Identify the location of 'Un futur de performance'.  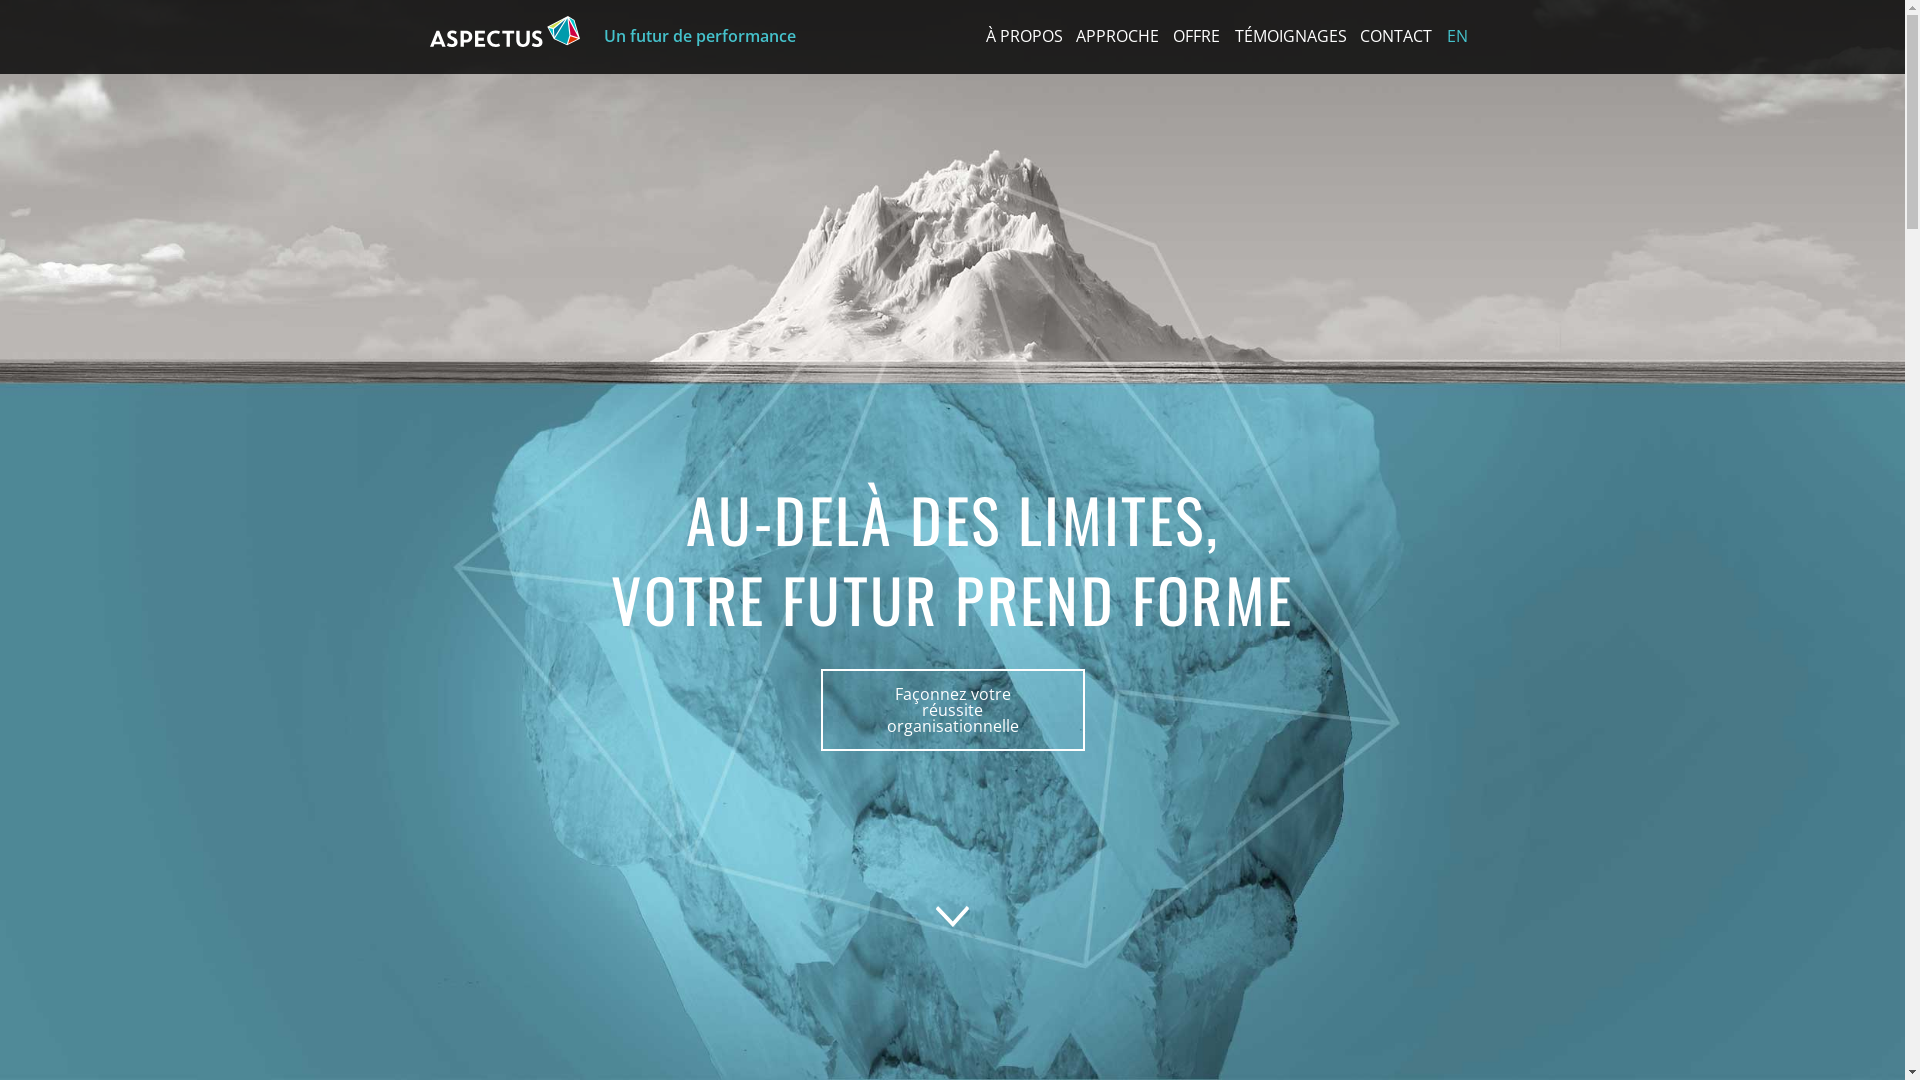
(690, 35).